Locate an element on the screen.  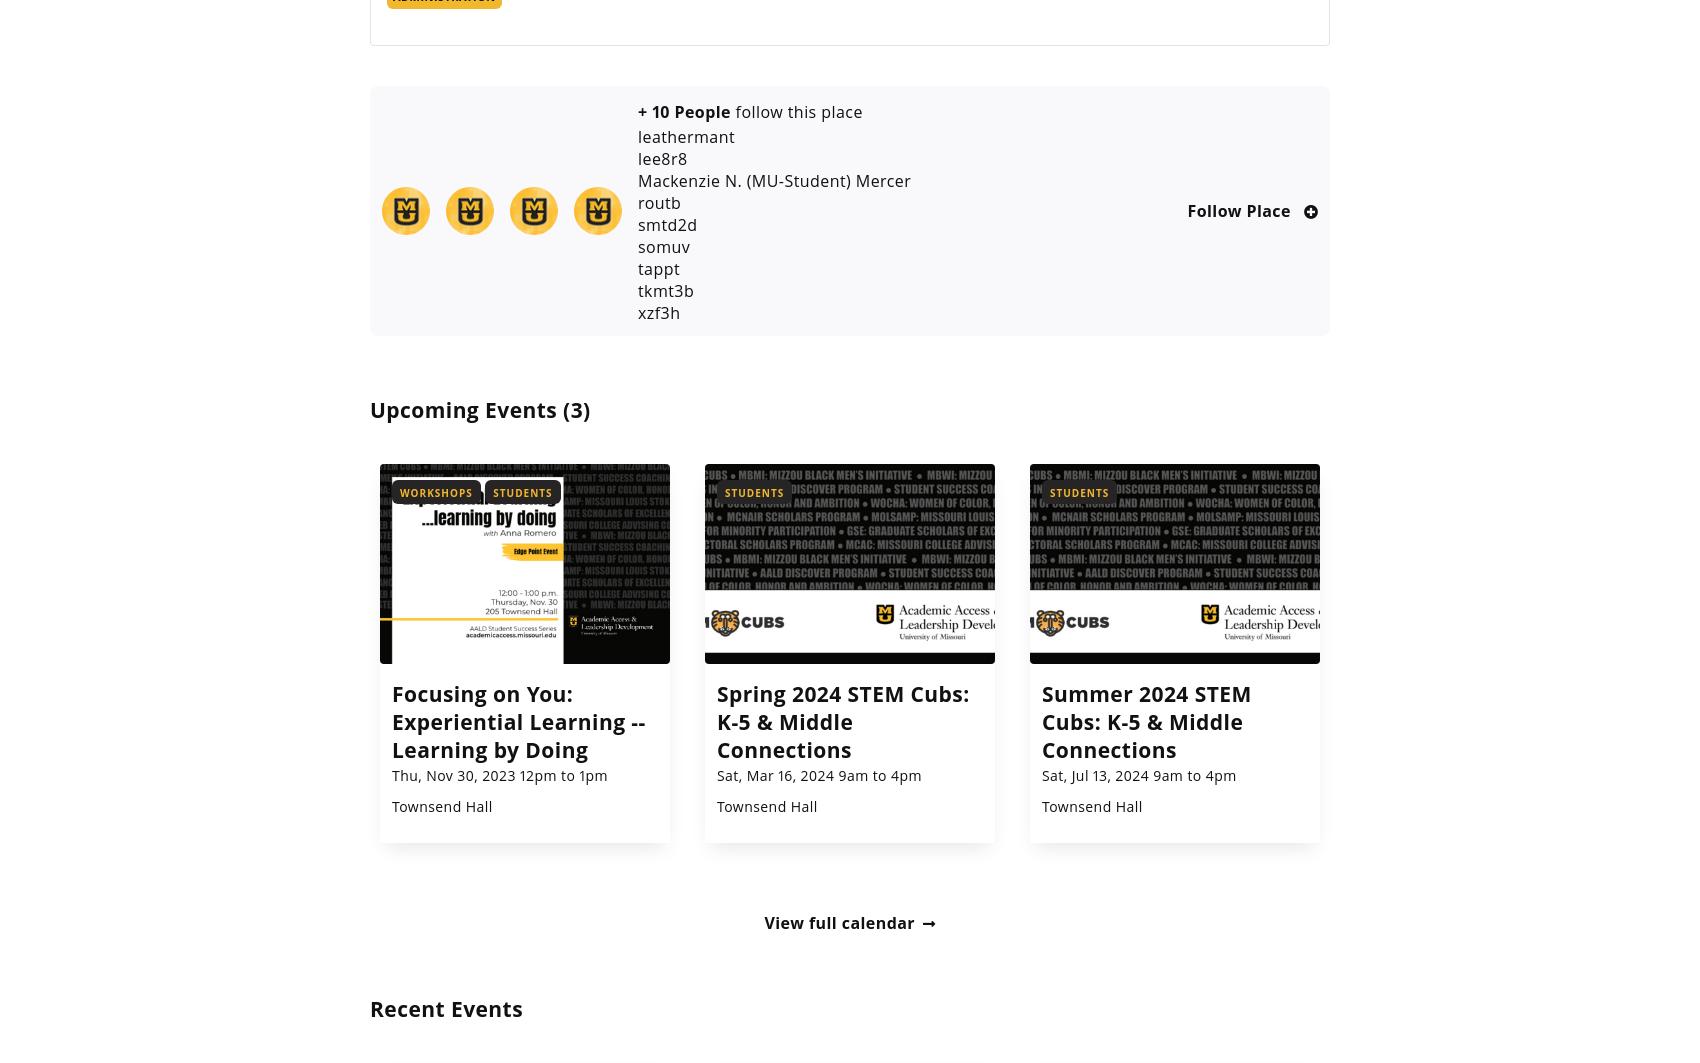
'somuv' is located at coordinates (664, 245).